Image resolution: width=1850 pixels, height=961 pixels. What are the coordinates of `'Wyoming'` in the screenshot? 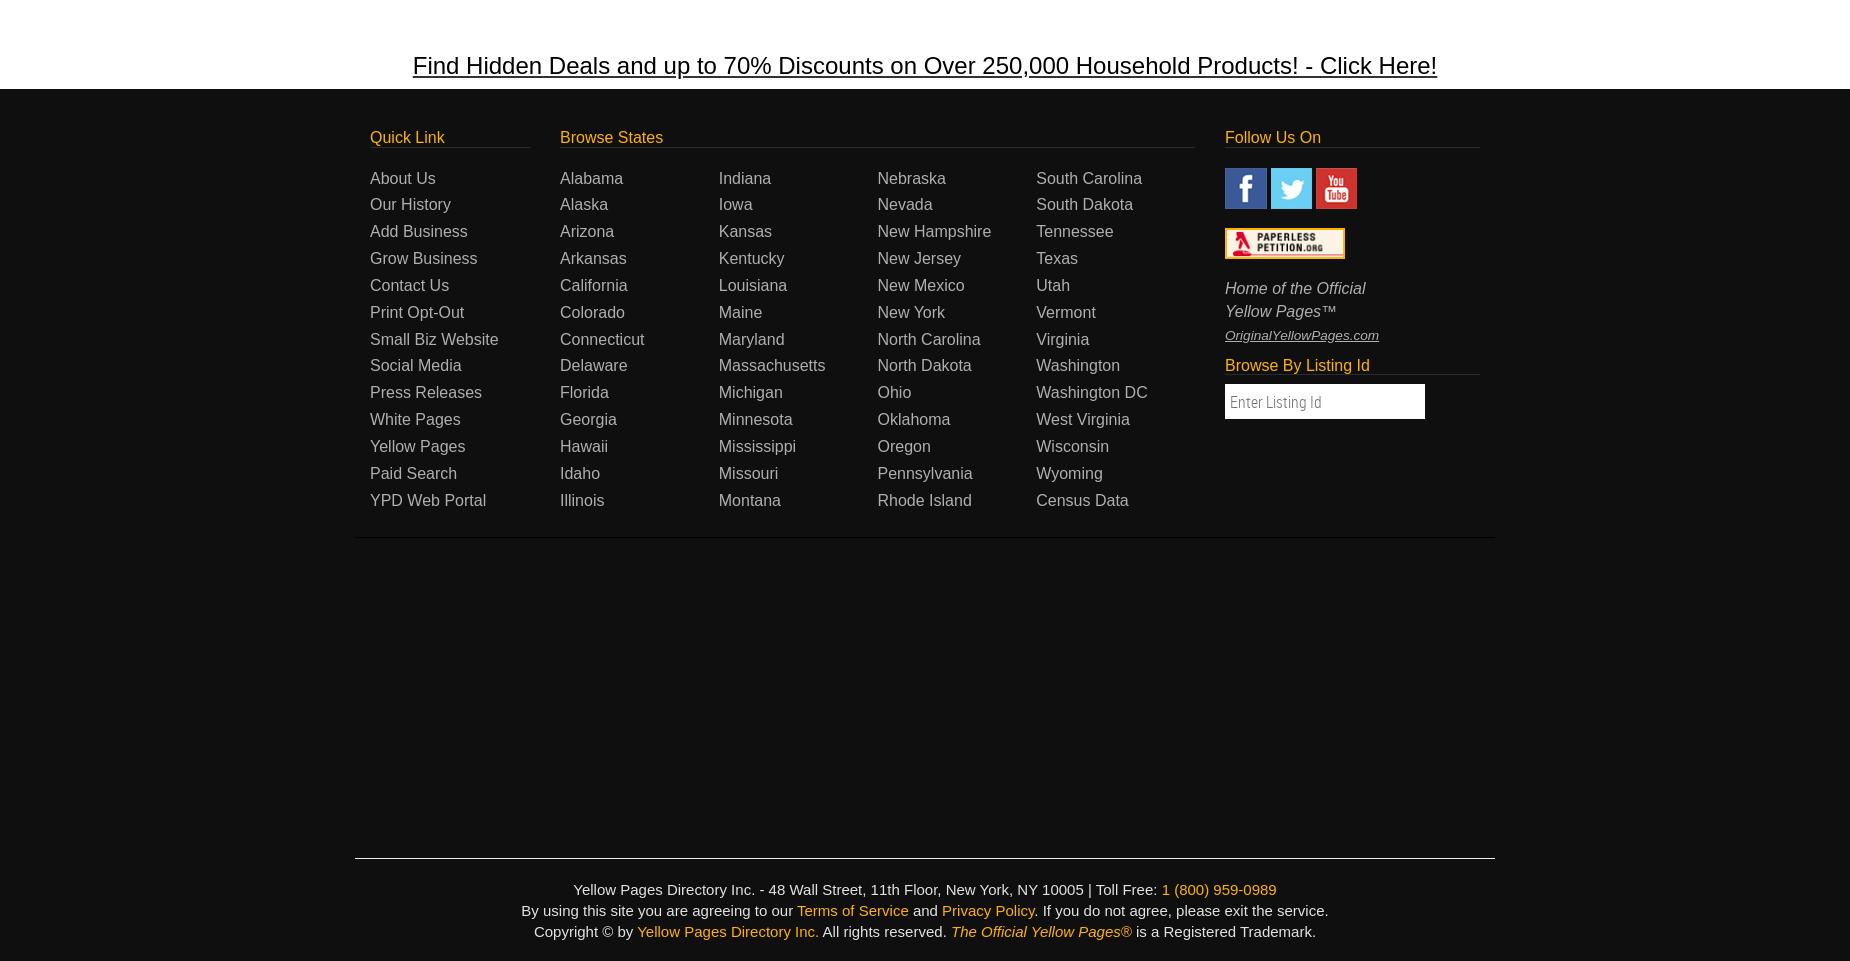 It's located at (1067, 471).